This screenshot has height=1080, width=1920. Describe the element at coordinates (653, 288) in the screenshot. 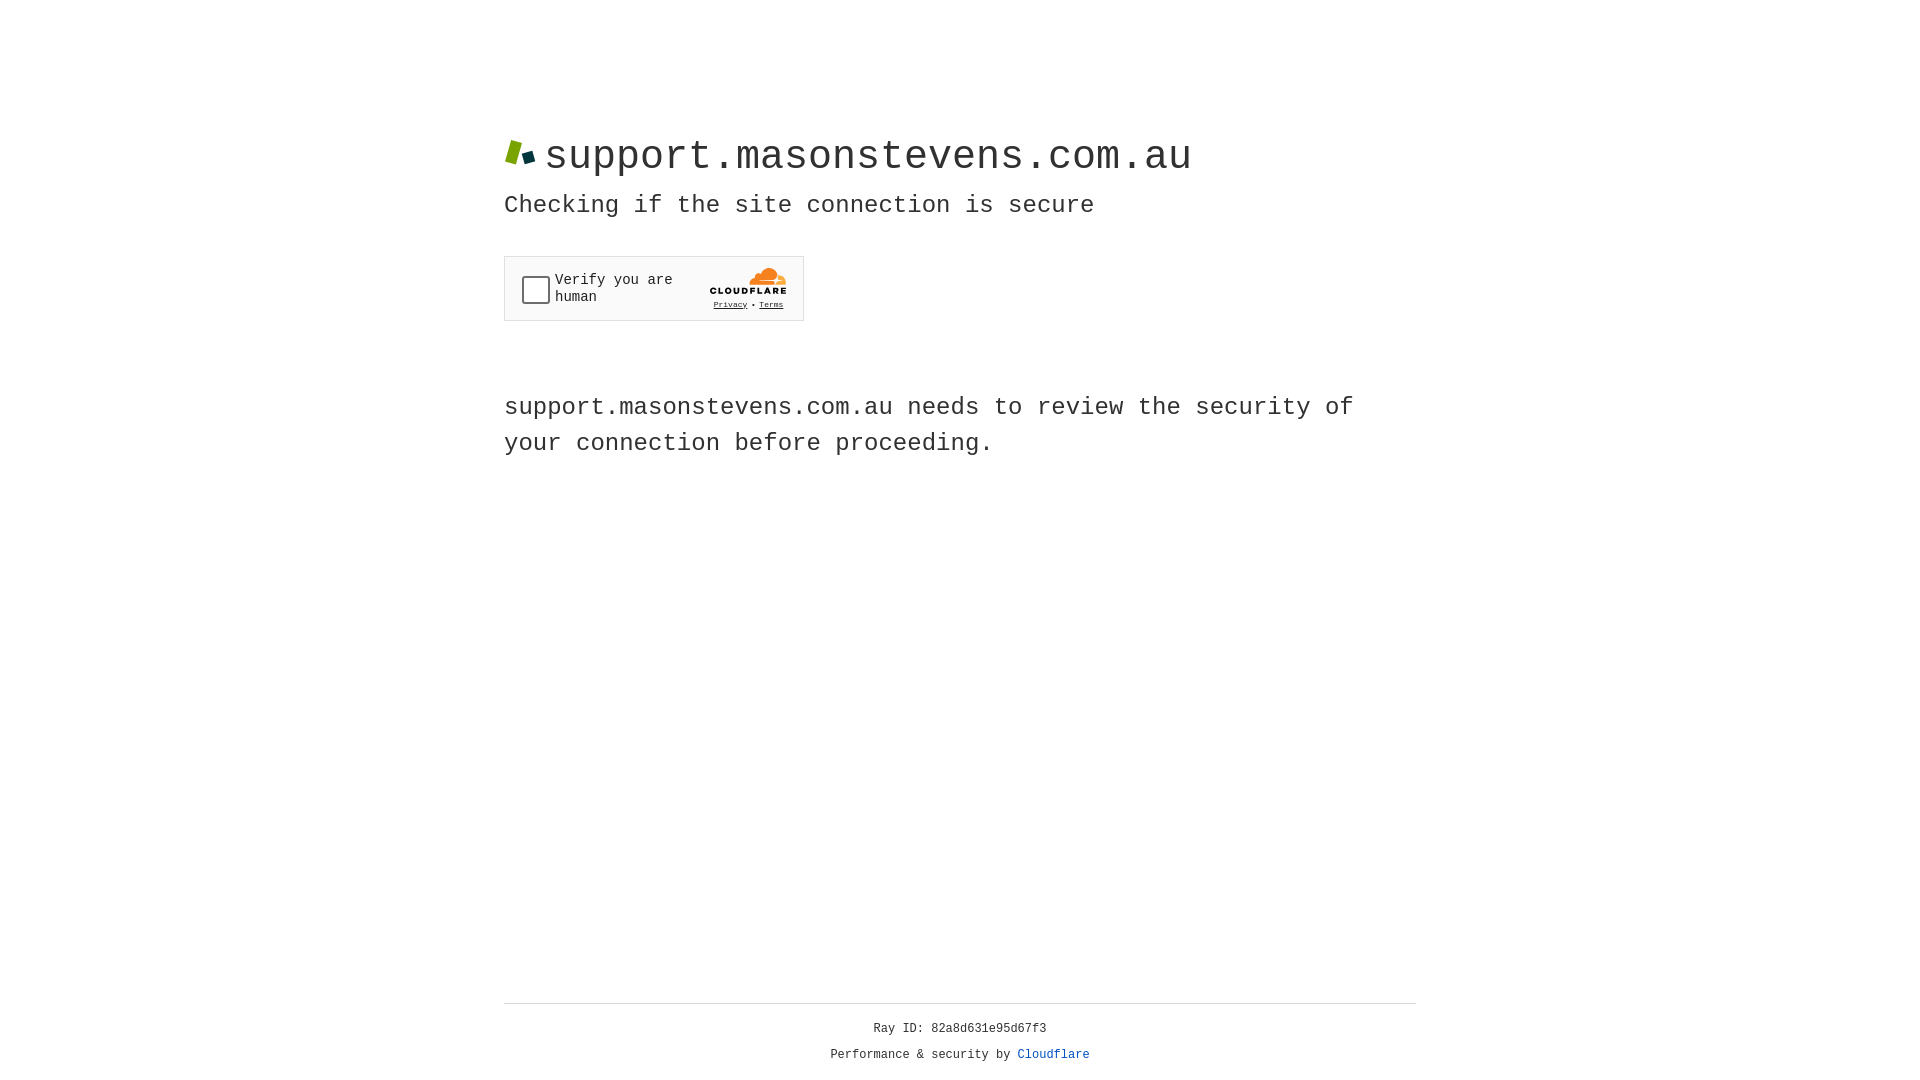

I see `'Widget containing a Cloudflare security challenge'` at that location.